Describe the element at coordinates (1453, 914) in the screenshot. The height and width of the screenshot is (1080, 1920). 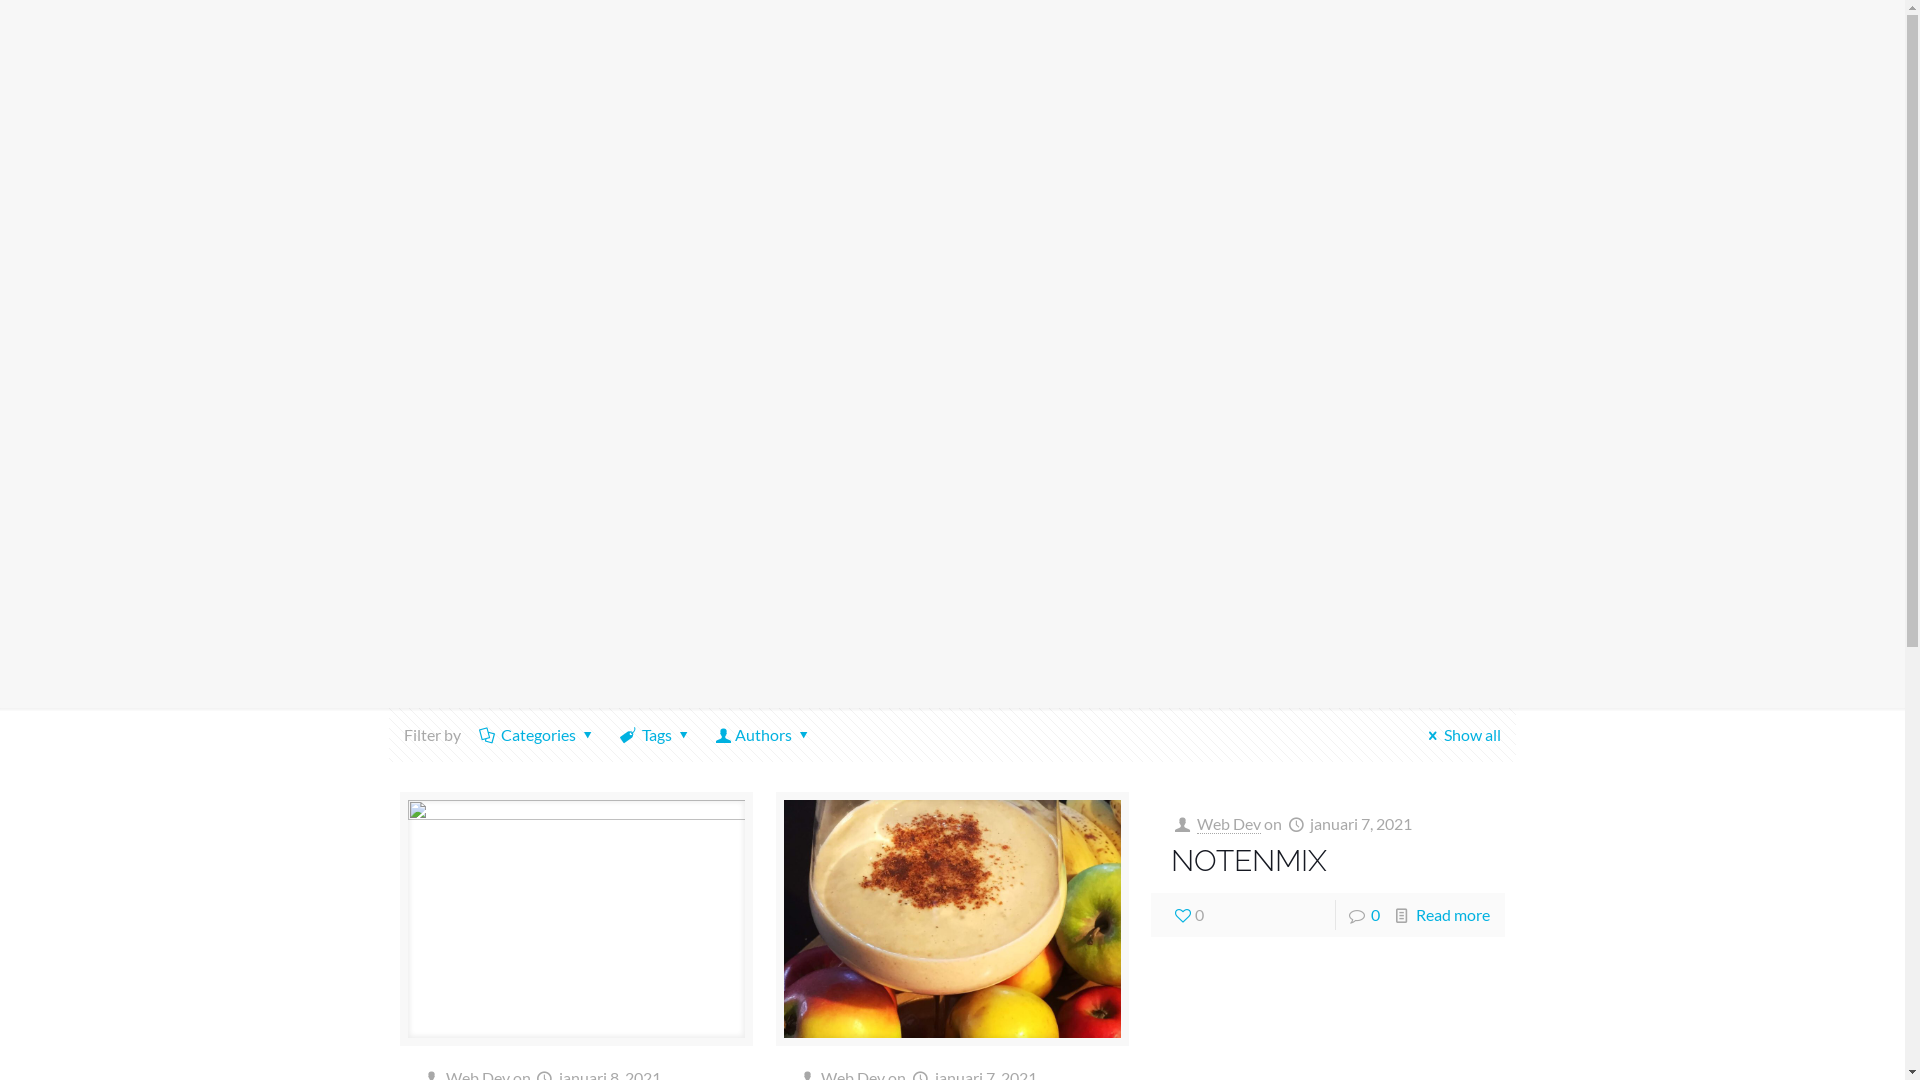
I see `'Read more'` at that location.